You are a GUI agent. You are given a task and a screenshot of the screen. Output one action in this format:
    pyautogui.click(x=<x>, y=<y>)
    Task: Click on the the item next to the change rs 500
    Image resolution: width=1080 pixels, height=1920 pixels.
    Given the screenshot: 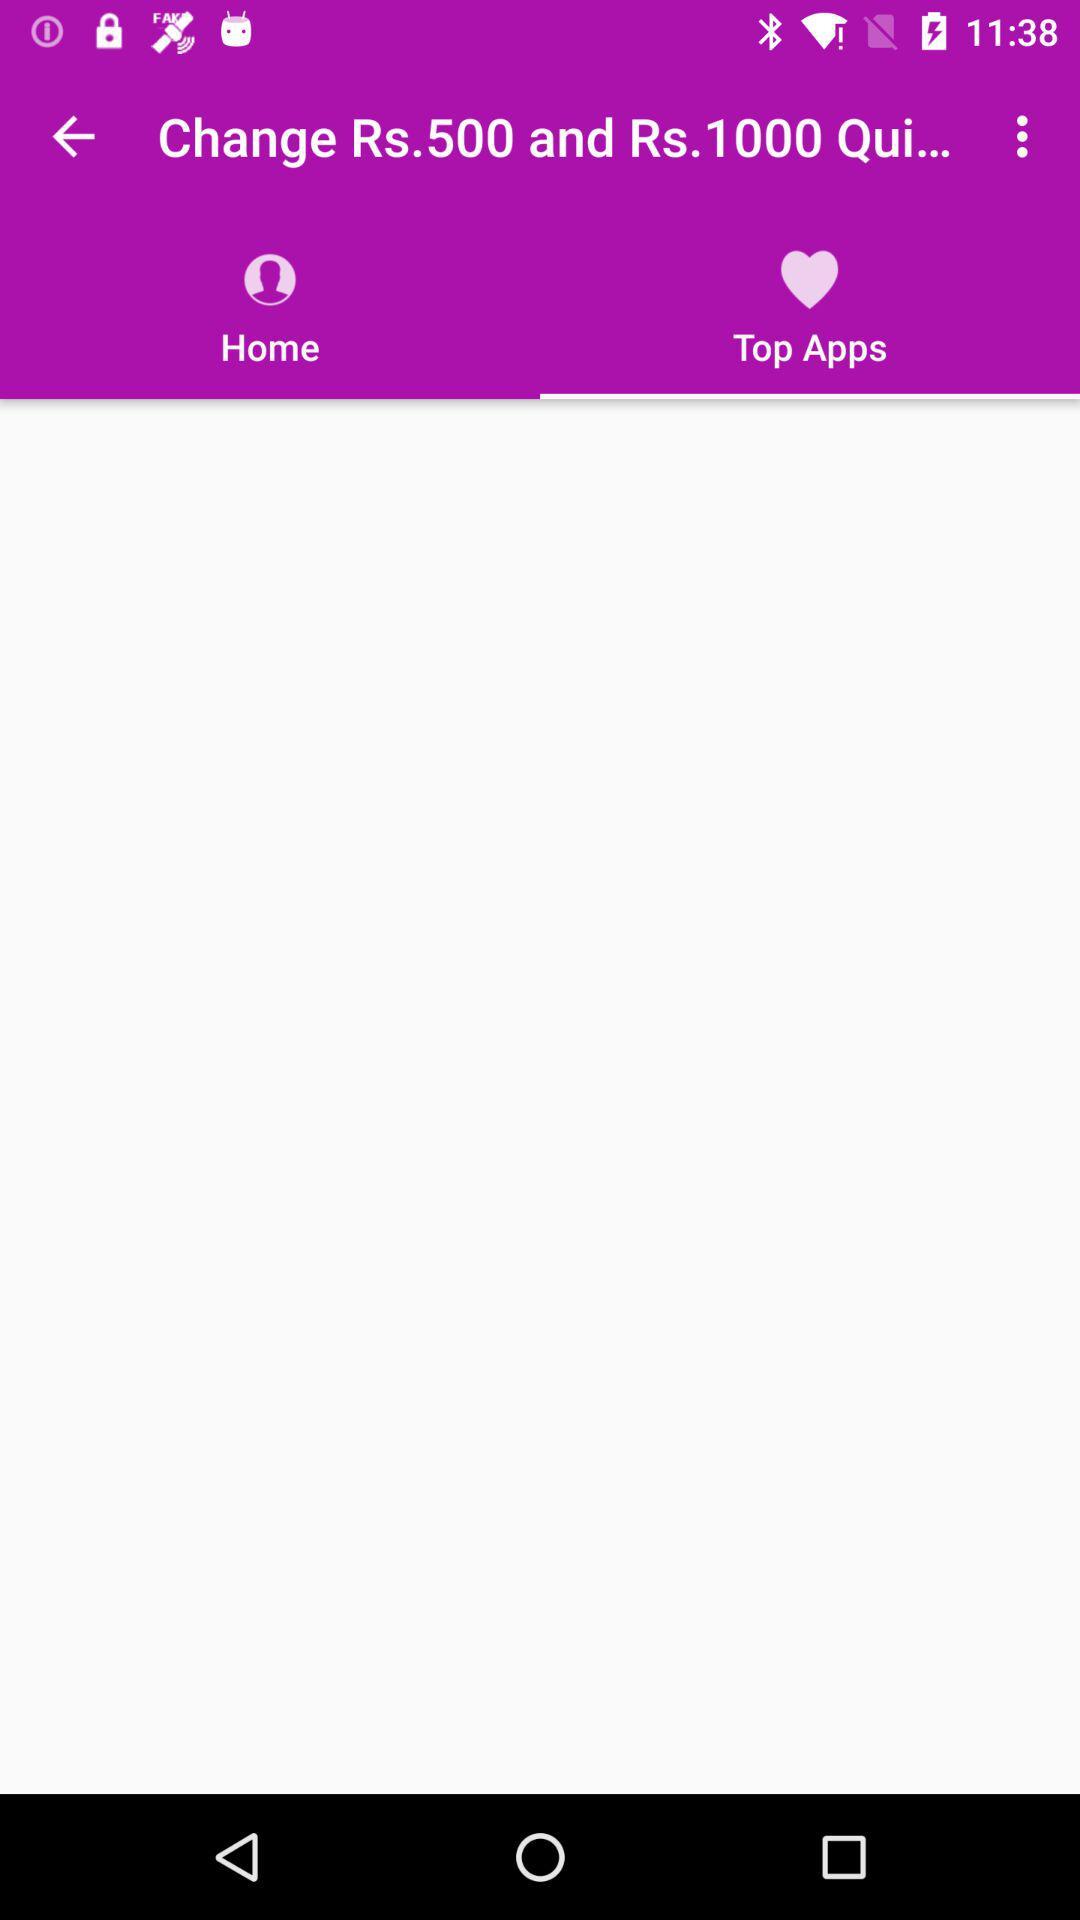 What is the action you would take?
    pyautogui.click(x=1027, y=135)
    